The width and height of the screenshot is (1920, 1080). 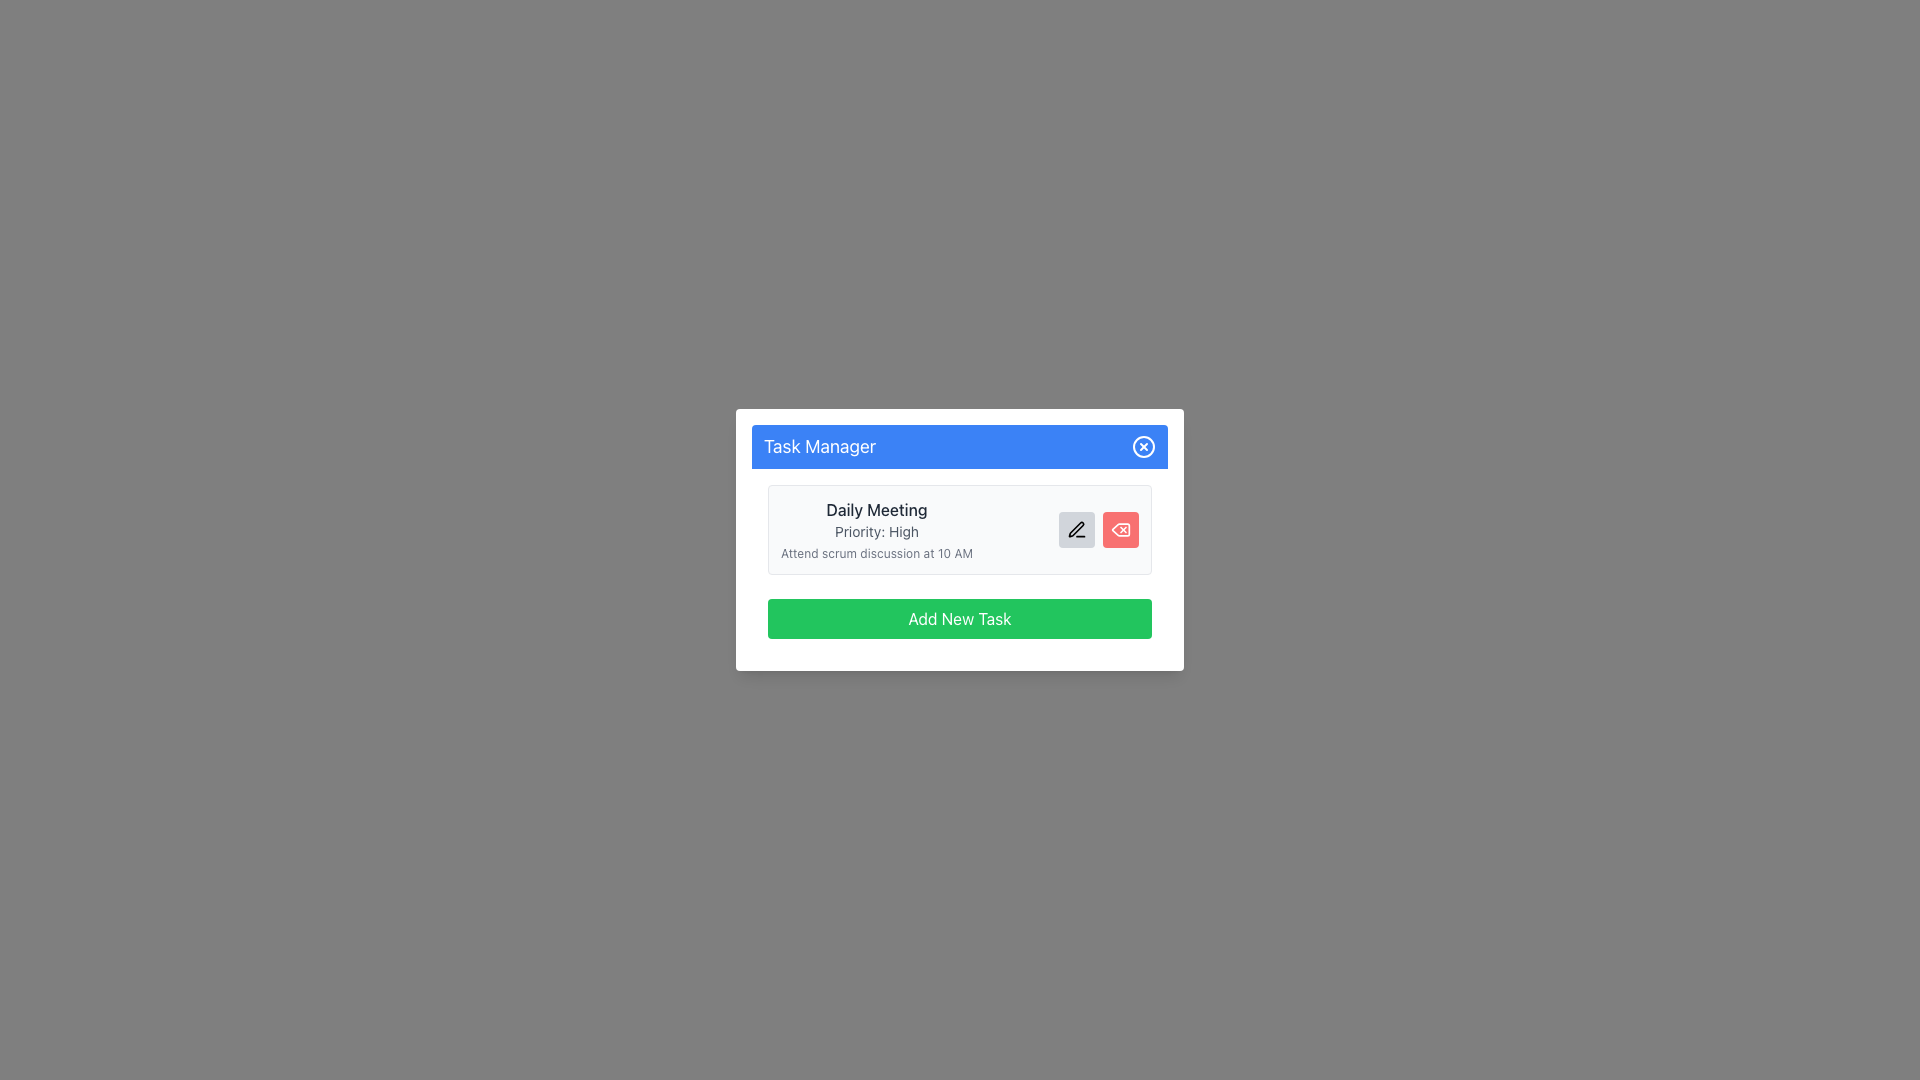 I want to click on the pen-shaped icon on the right side of the task box, so click(x=1074, y=527).